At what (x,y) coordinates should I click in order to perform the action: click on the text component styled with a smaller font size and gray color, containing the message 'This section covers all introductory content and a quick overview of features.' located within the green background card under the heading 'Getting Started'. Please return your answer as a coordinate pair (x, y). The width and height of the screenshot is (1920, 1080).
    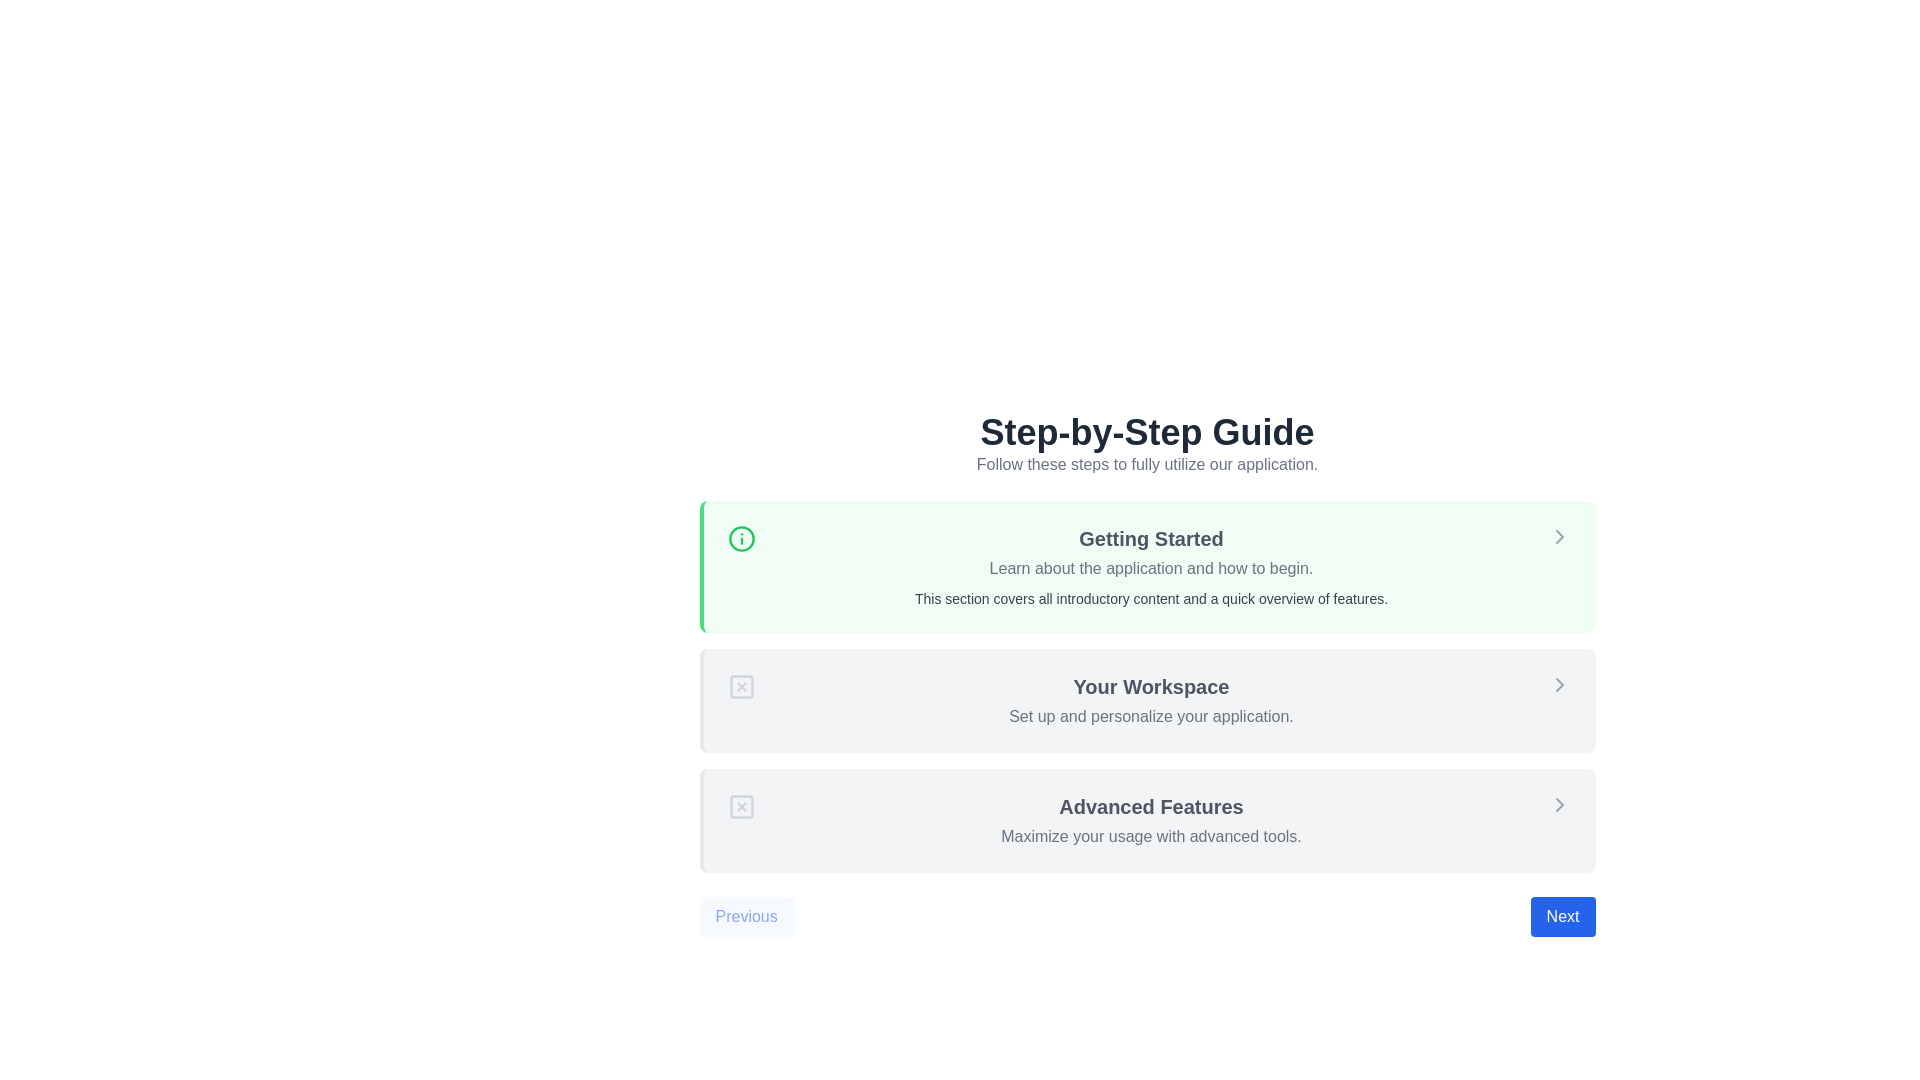
    Looking at the image, I should click on (1151, 597).